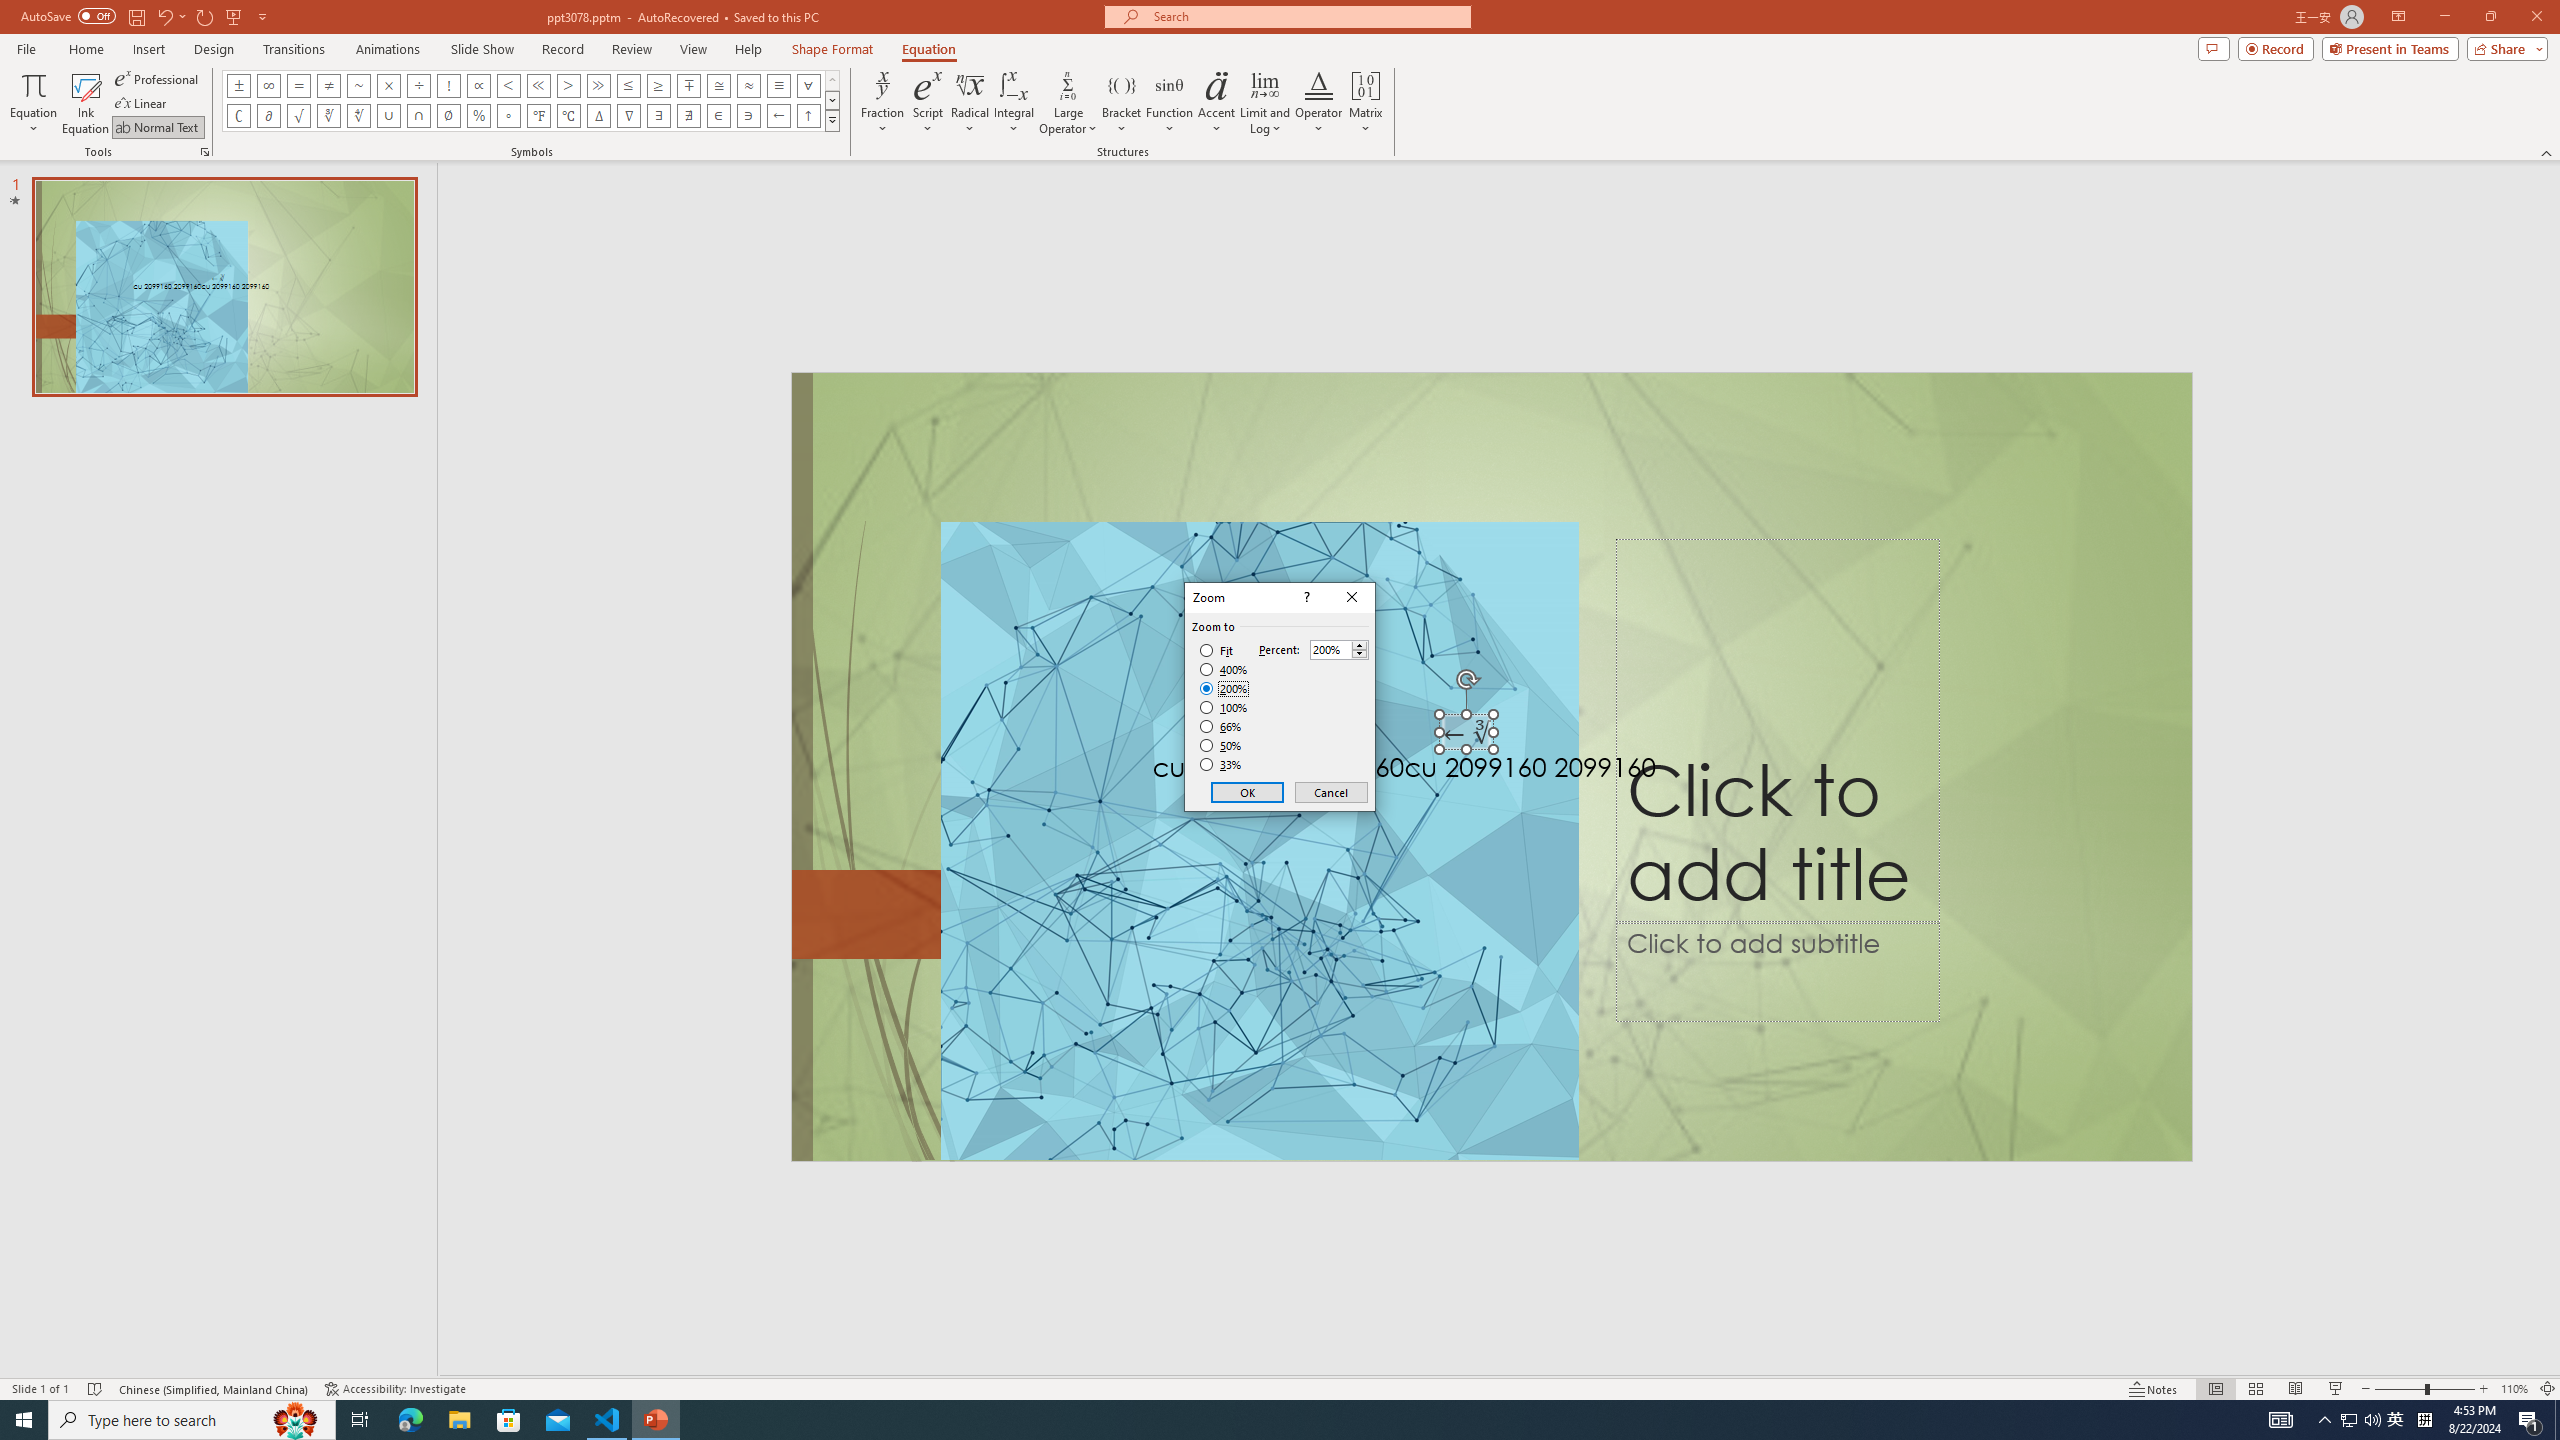 Image resolution: width=2560 pixels, height=1440 pixels. I want to click on 'Equation Symbol Complement', so click(239, 114).